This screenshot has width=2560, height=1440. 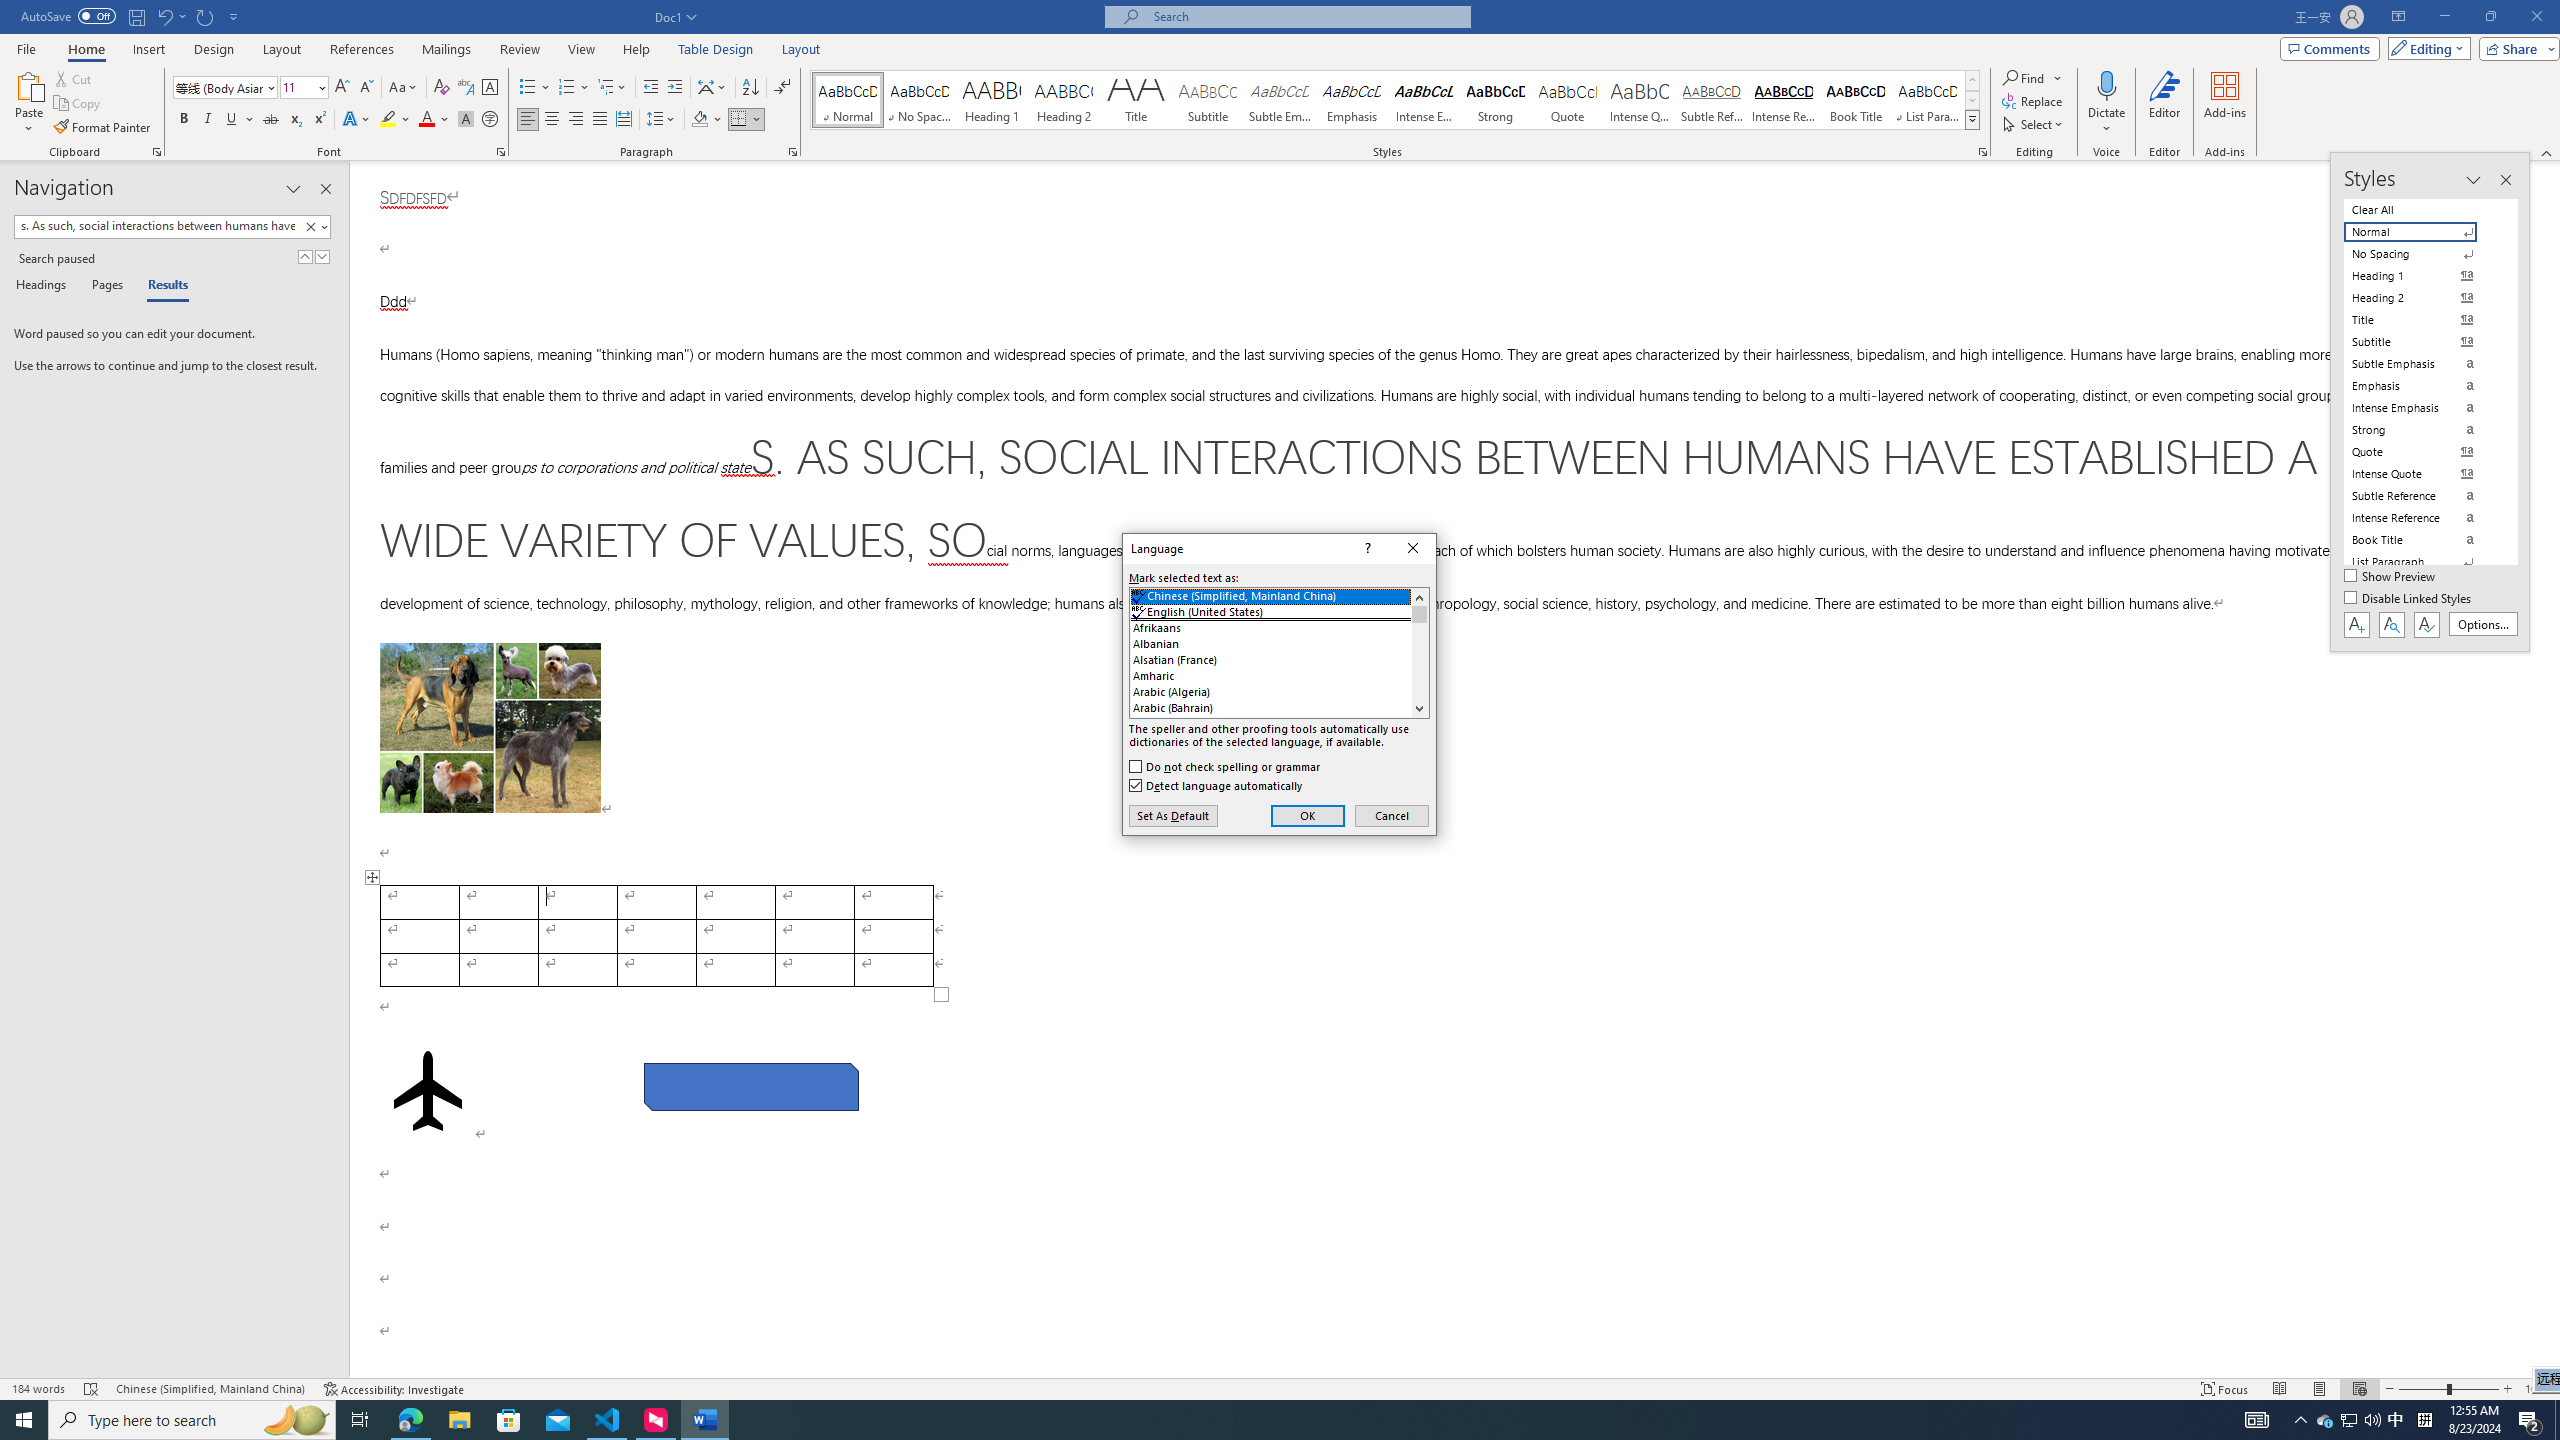 What do you see at coordinates (2422, 253) in the screenshot?
I see `'No Spacing'` at bounding box center [2422, 253].